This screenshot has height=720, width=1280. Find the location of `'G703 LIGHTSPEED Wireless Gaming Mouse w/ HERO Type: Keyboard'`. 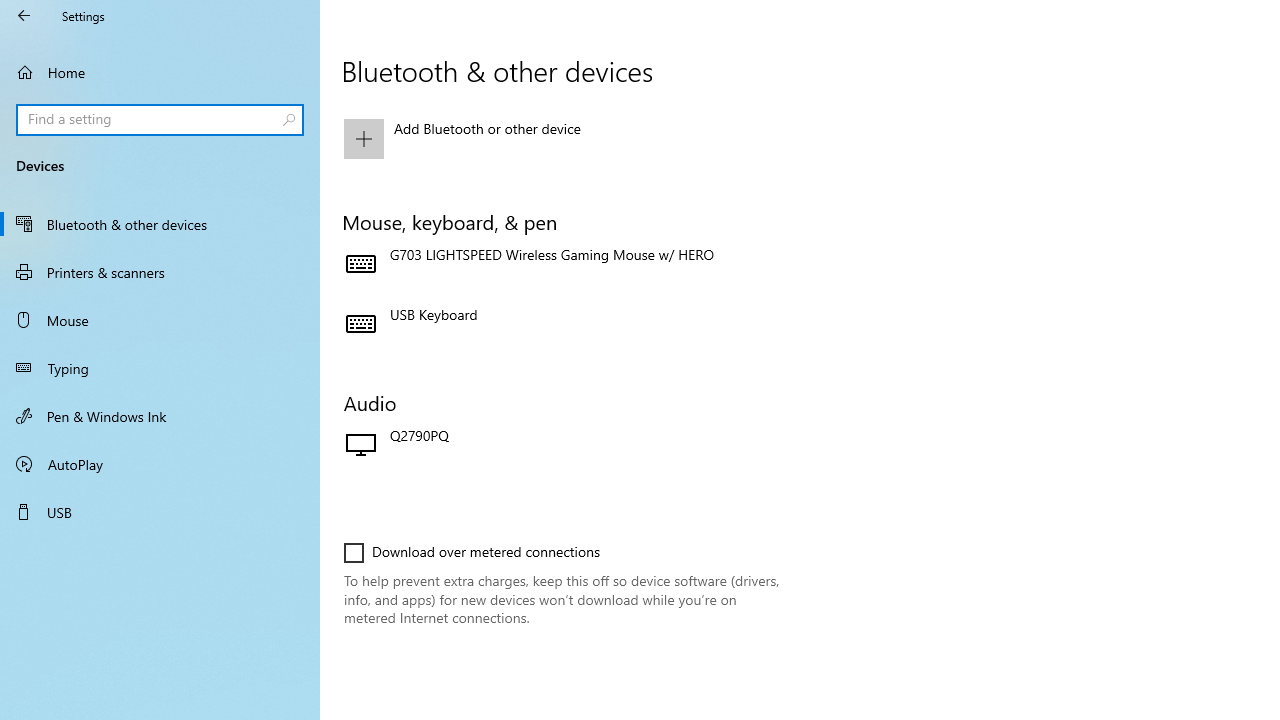

'G703 LIGHTSPEED Wireless Gaming Mouse w/ HERO Type: Keyboard' is located at coordinates (562, 263).